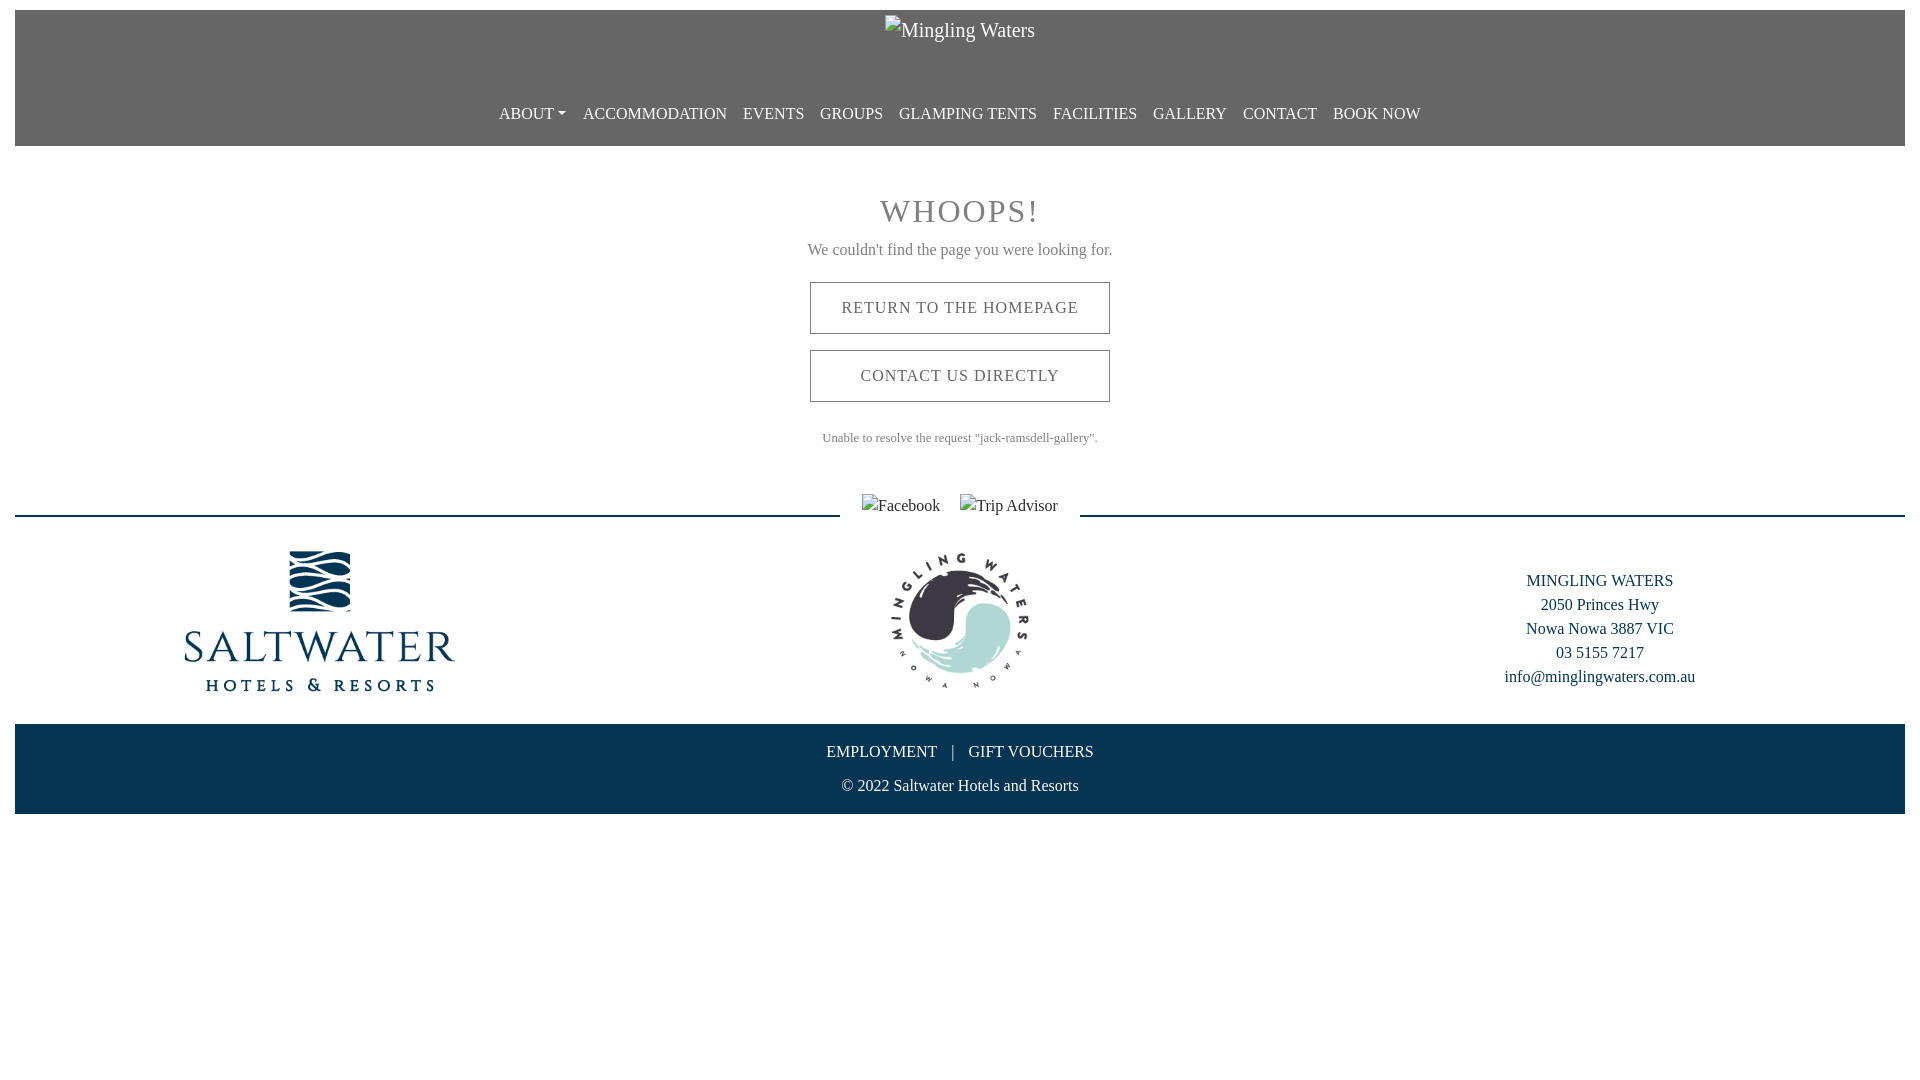 The image size is (1920, 1080). I want to click on 'CONTACT US DIRECTLY', so click(960, 375).